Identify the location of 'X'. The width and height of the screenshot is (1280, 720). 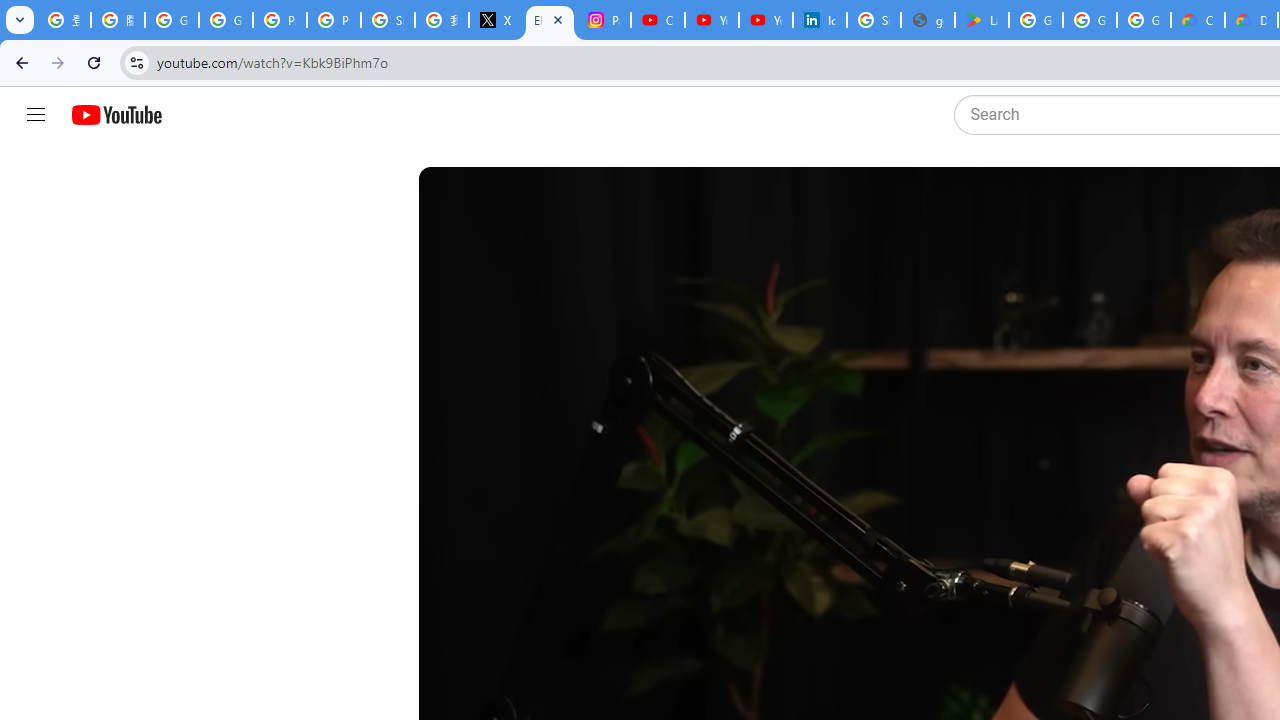
(496, 20).